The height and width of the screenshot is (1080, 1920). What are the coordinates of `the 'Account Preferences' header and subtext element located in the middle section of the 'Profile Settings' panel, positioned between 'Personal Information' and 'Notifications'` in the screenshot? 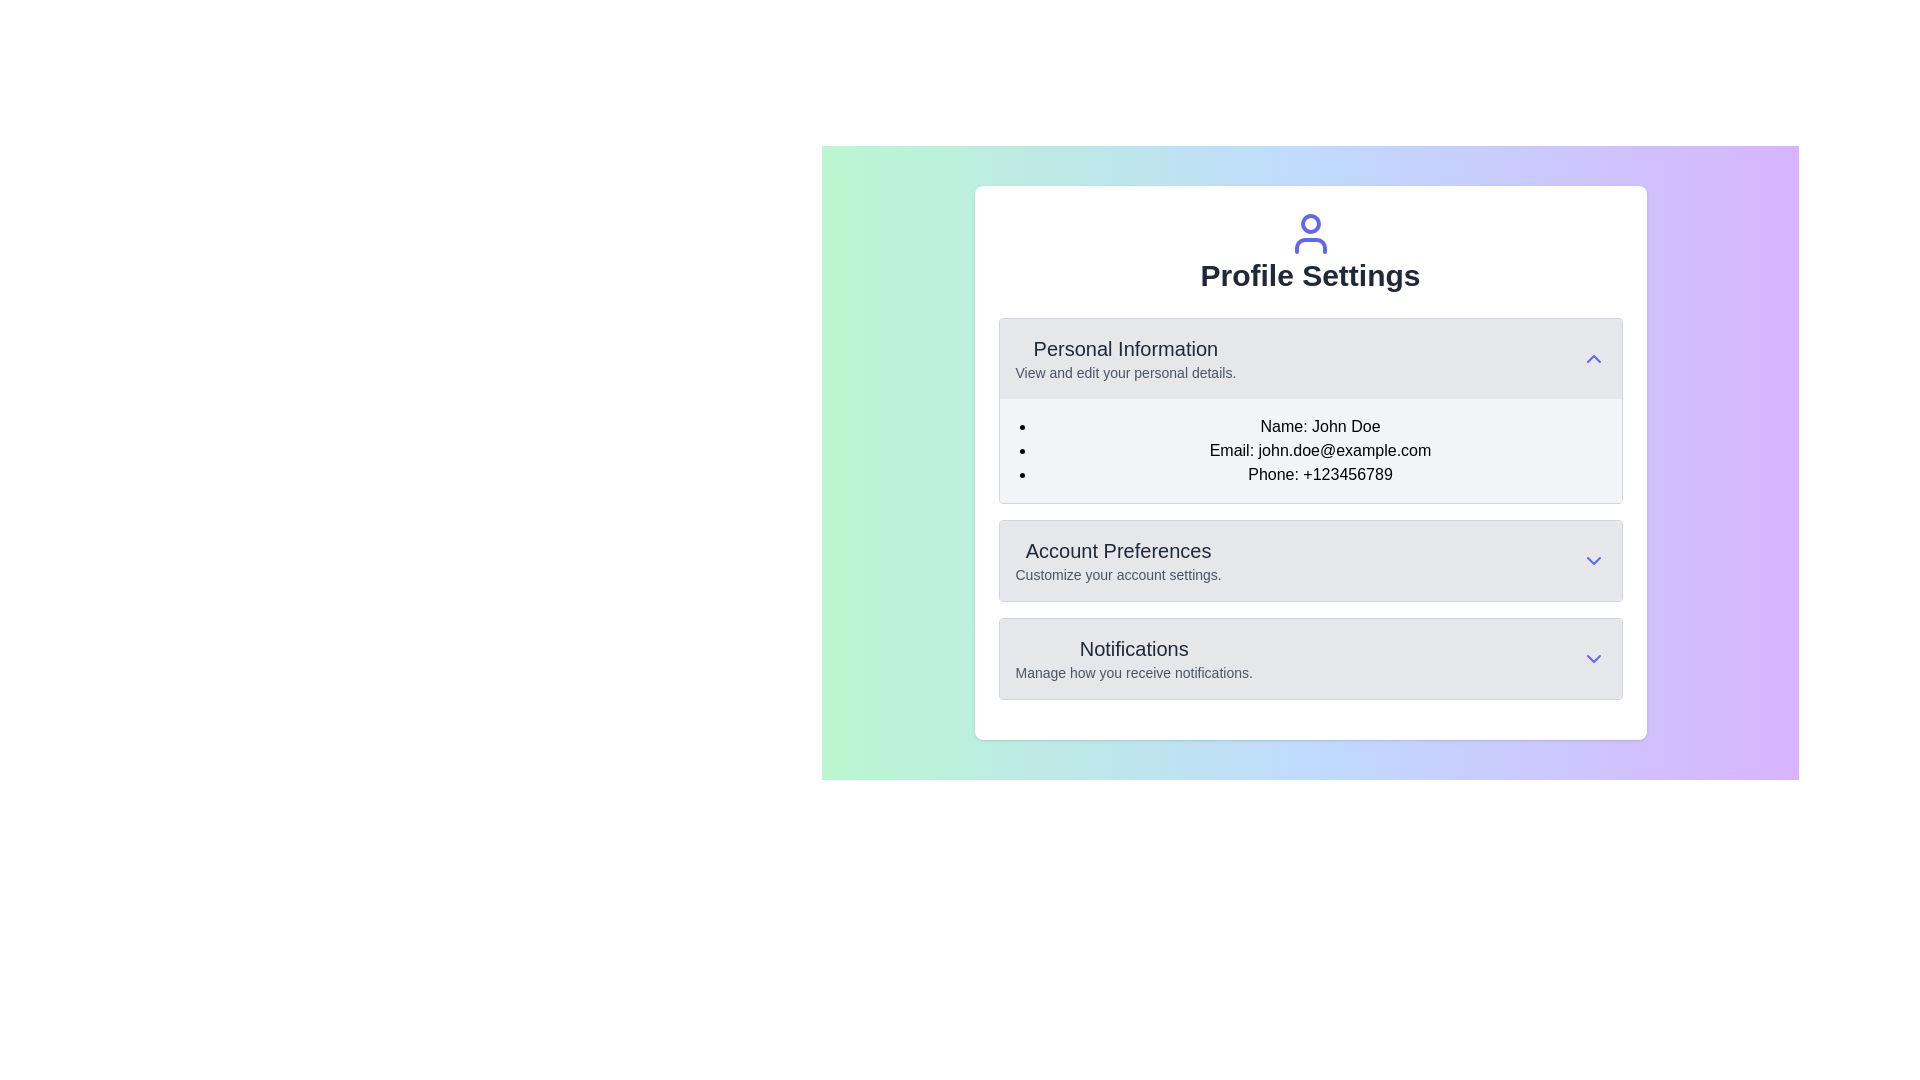 It's located at (1117, 560).